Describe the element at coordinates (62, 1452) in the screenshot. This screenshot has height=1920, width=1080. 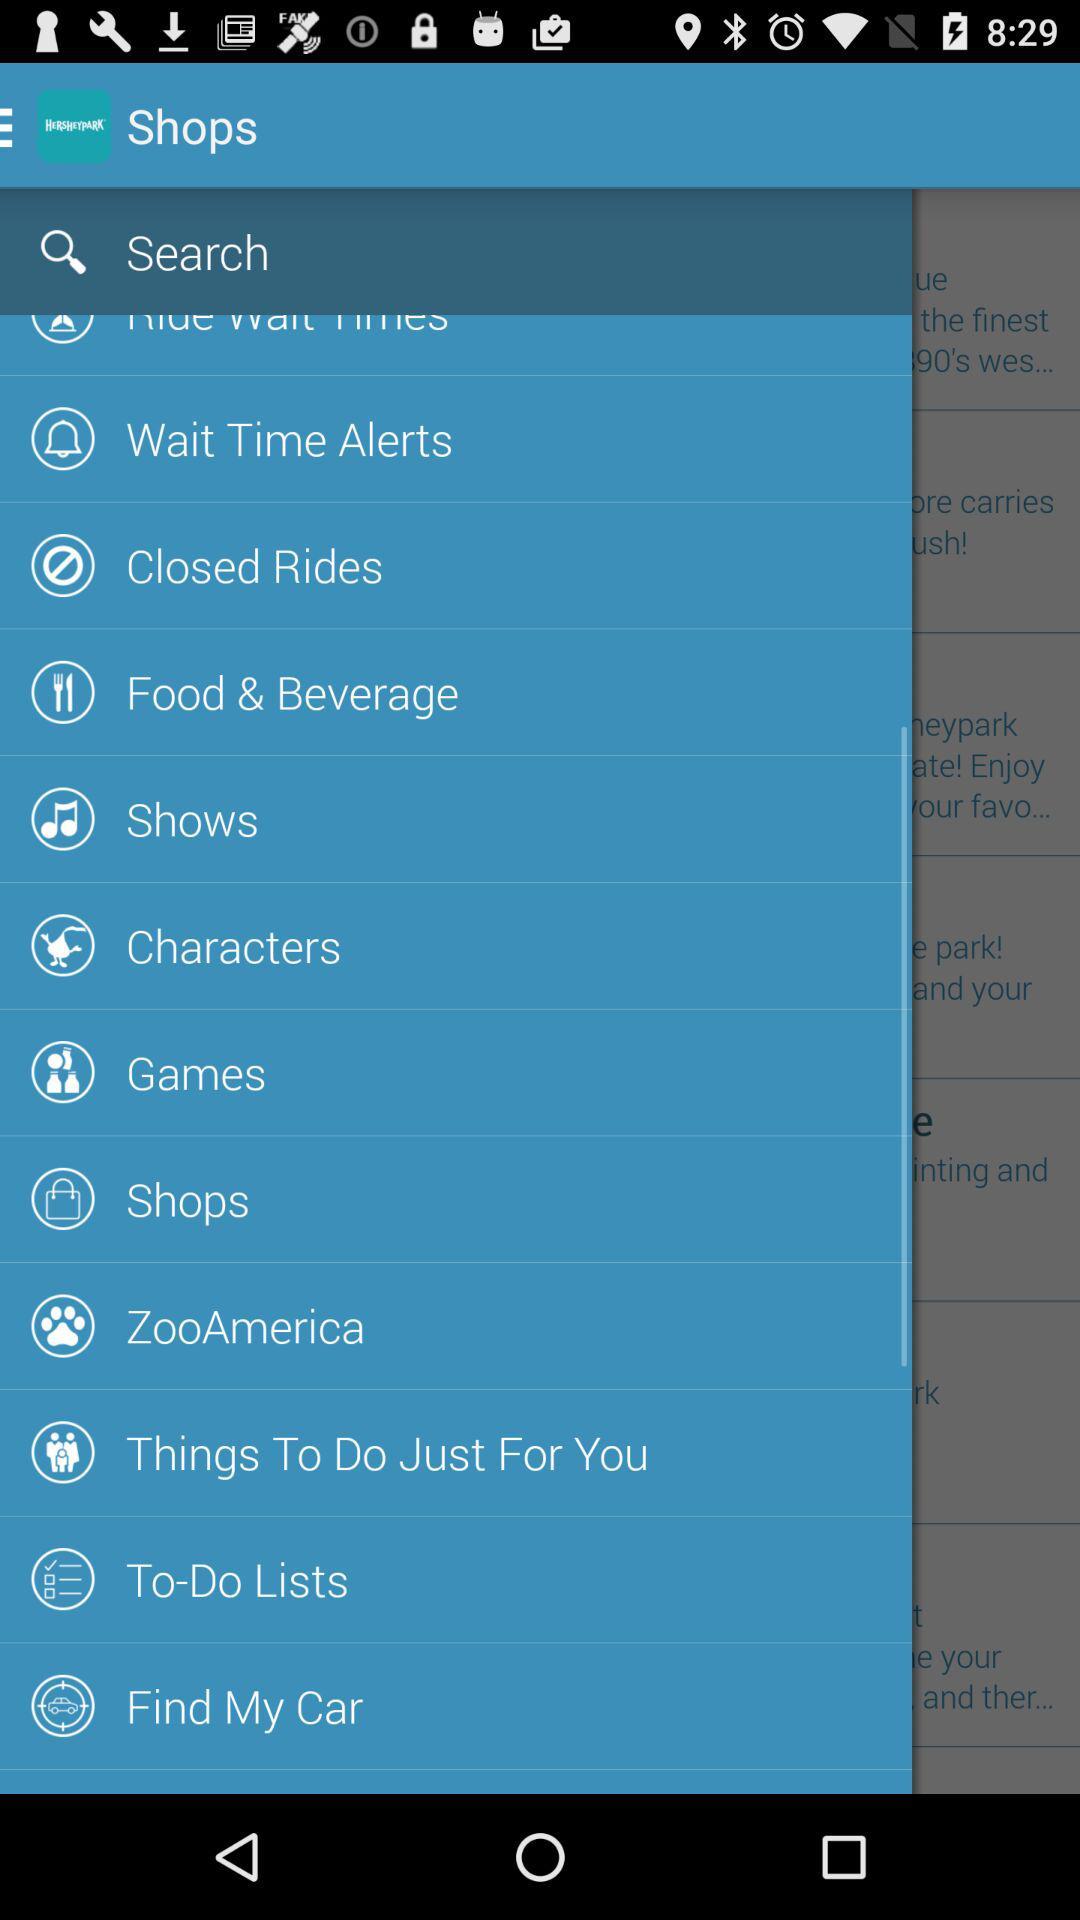
I see `the icon next to things to do just for you` at that location.